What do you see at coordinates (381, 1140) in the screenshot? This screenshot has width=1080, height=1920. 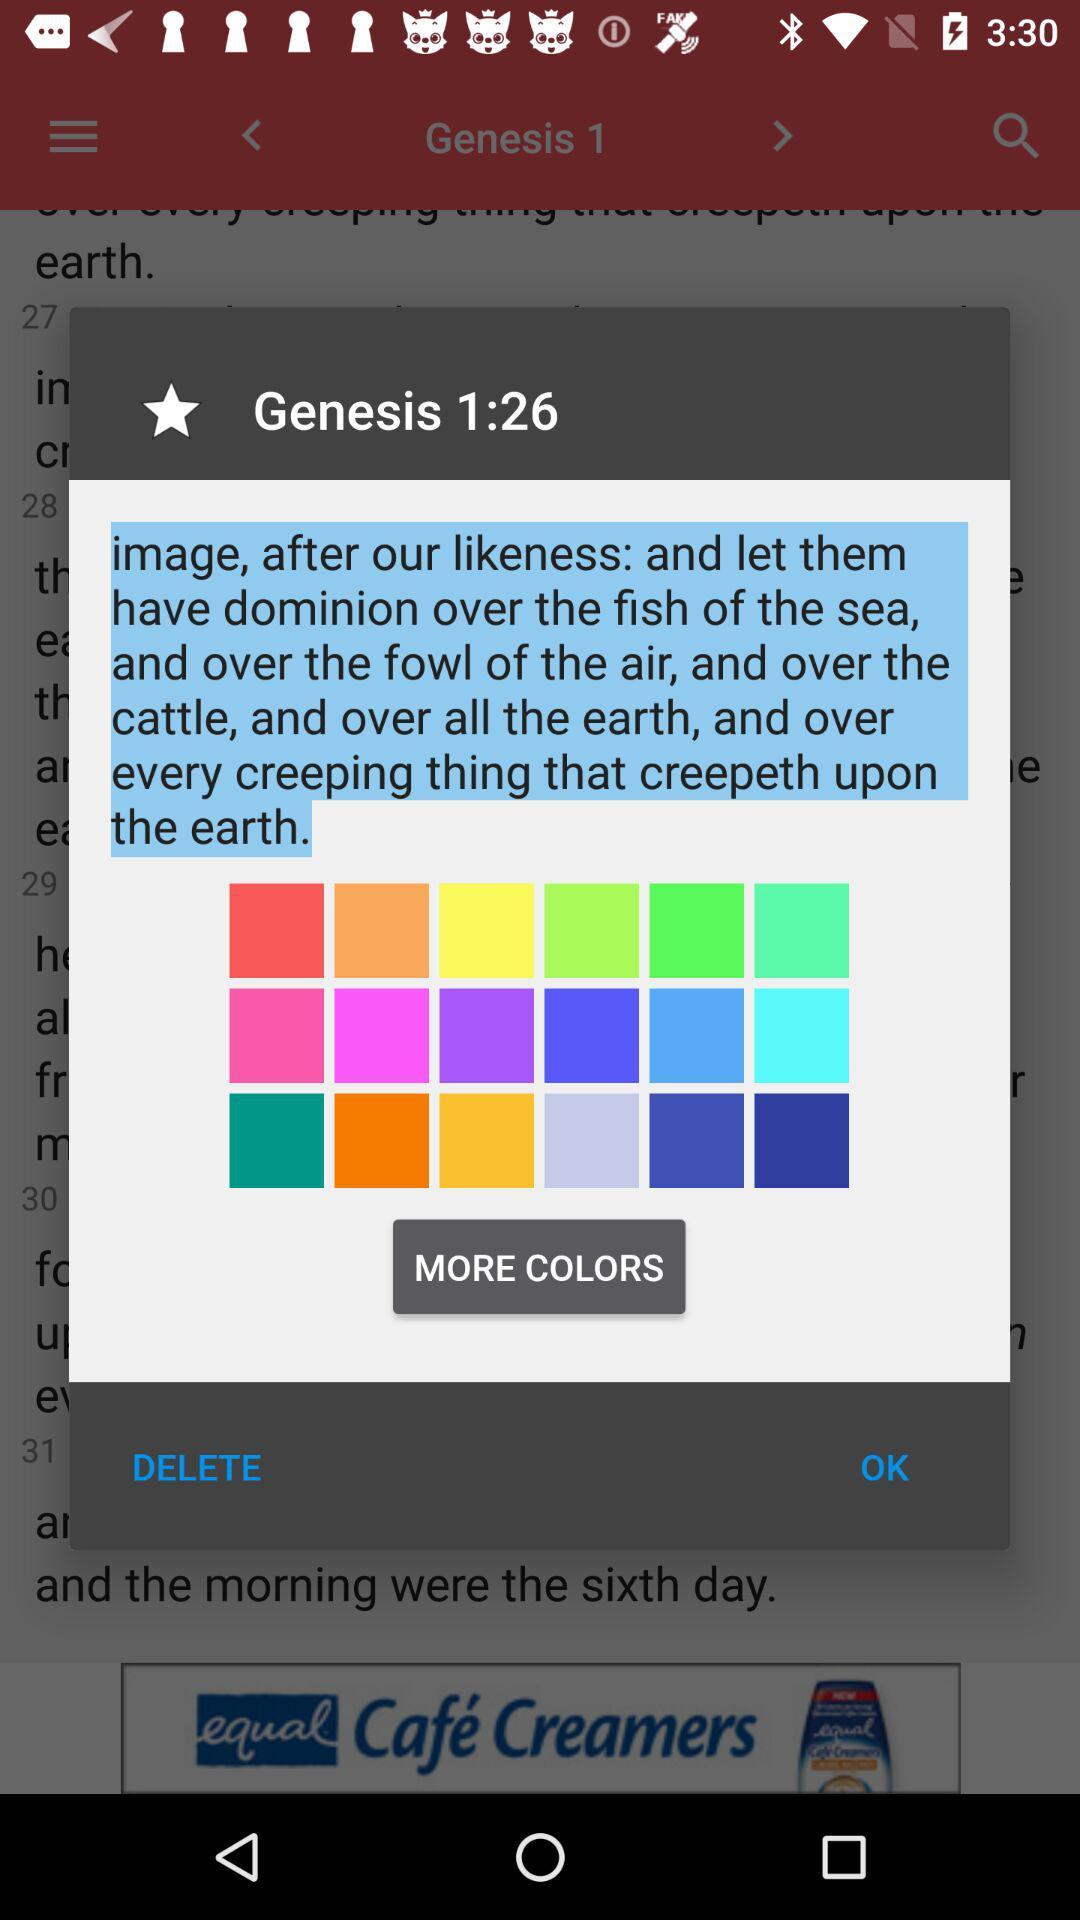 I see `orange` at bounding box center [381, 1140].